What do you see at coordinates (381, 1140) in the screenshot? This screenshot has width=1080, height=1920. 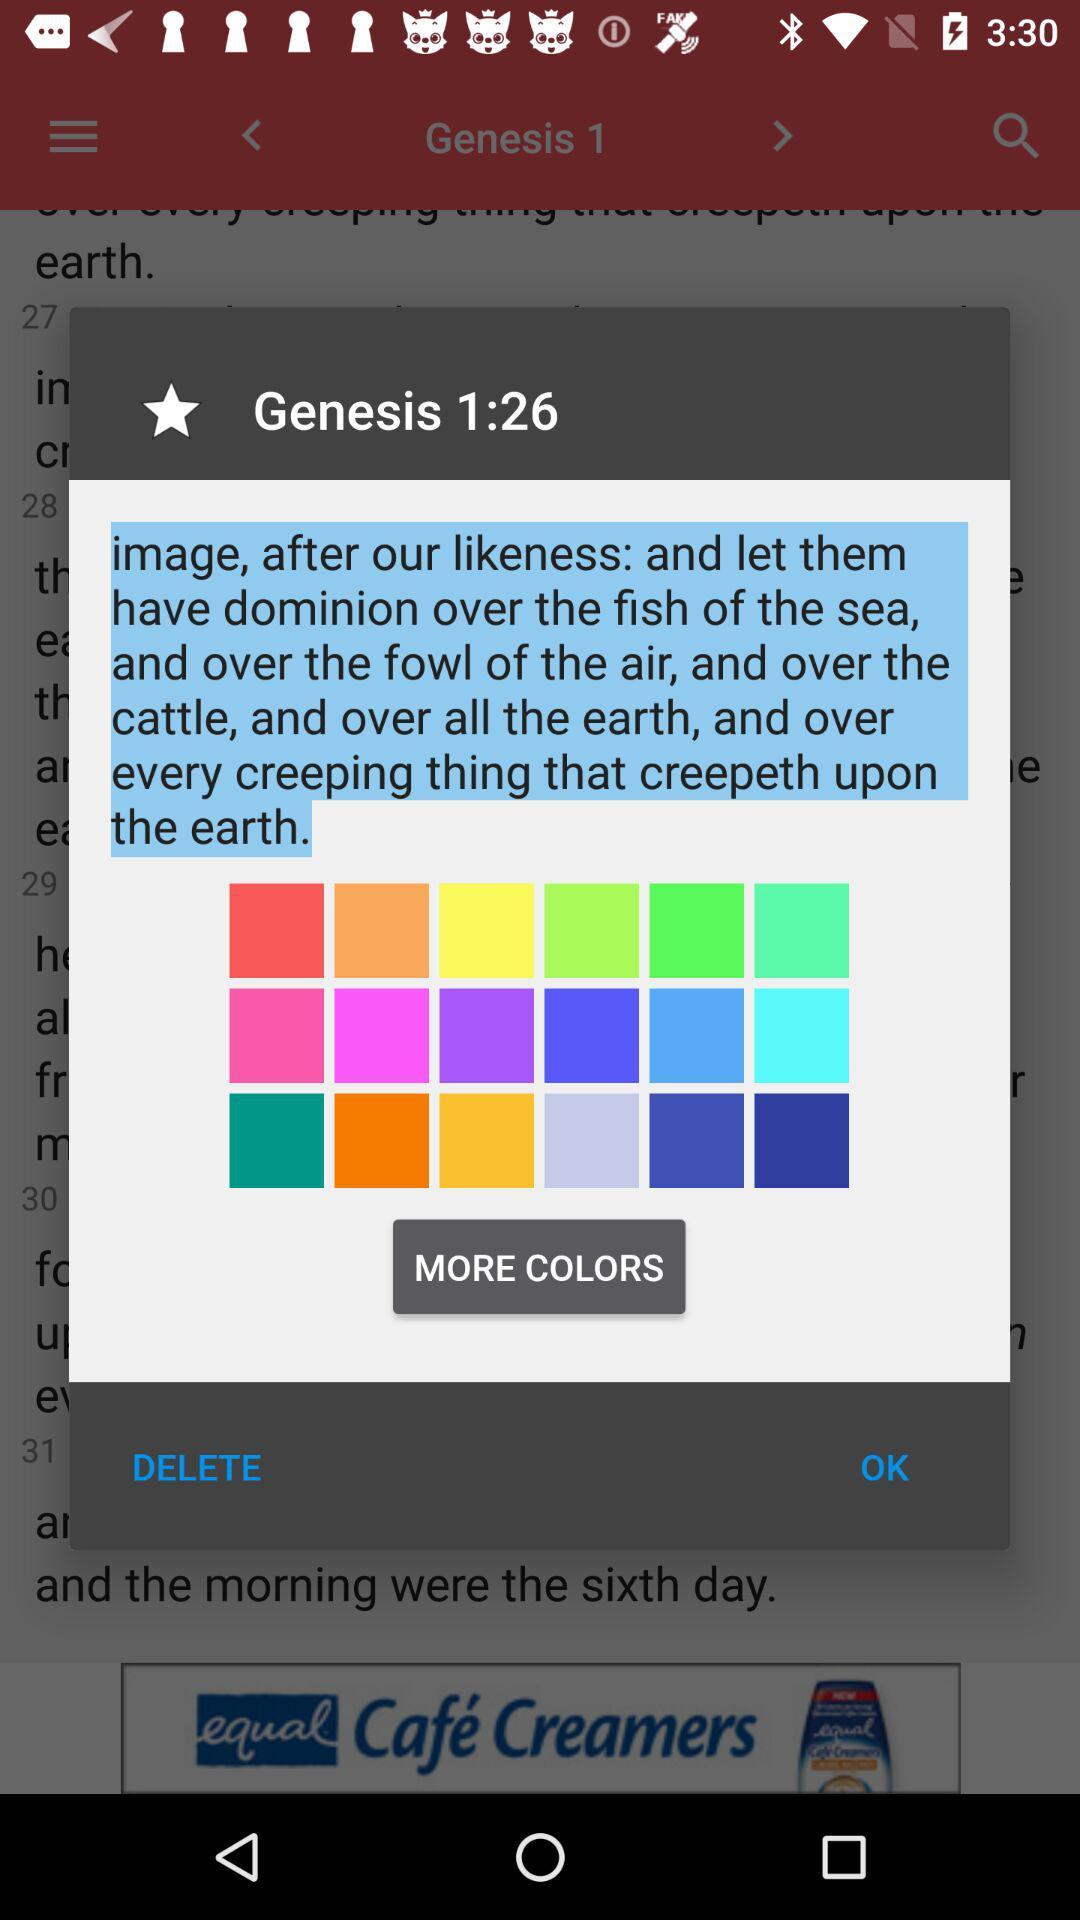 I see `orange` at bounding box center [381, 1140].